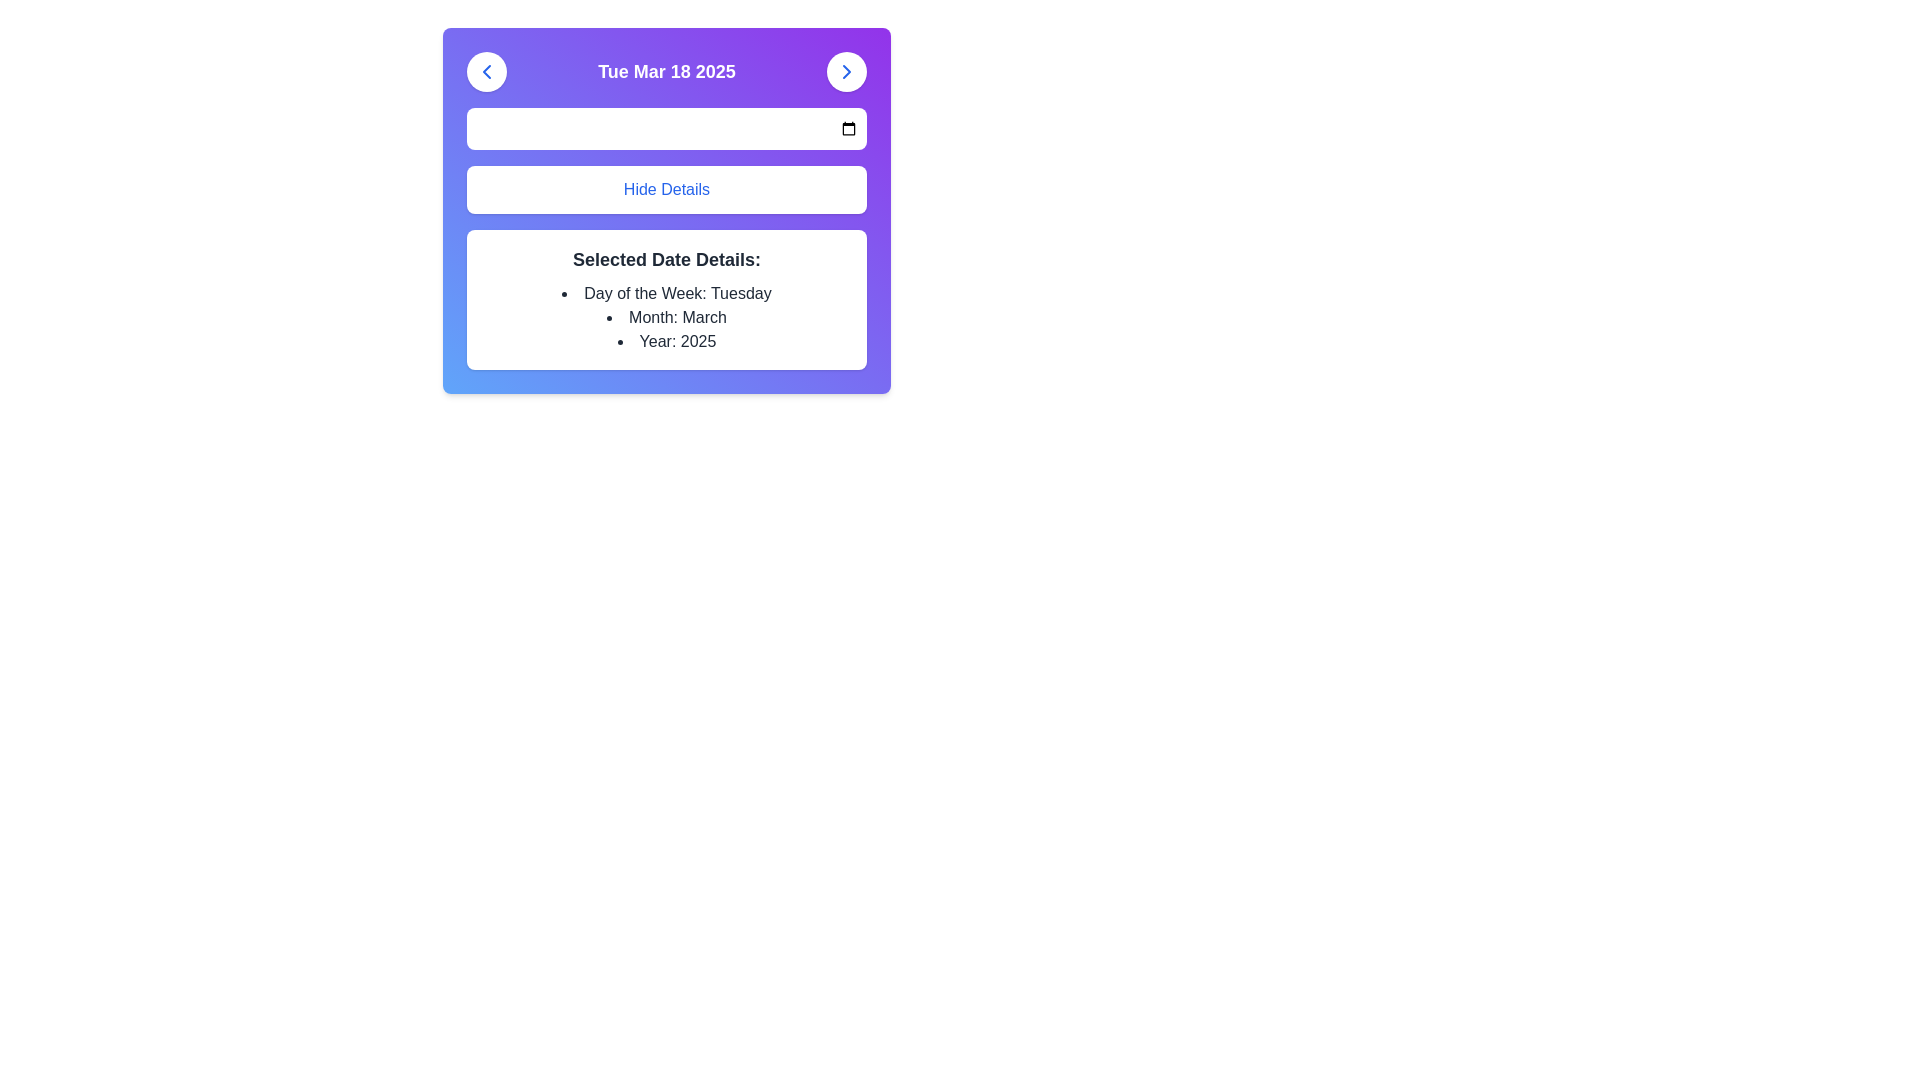 The image size is (1920, 1080). What do you see at coordinates (667, 71) in the screenshot?
I see `the non-interactive text label displaying the currently selected date, located in the upper central section of the interface` at bounding box center [667, 71].